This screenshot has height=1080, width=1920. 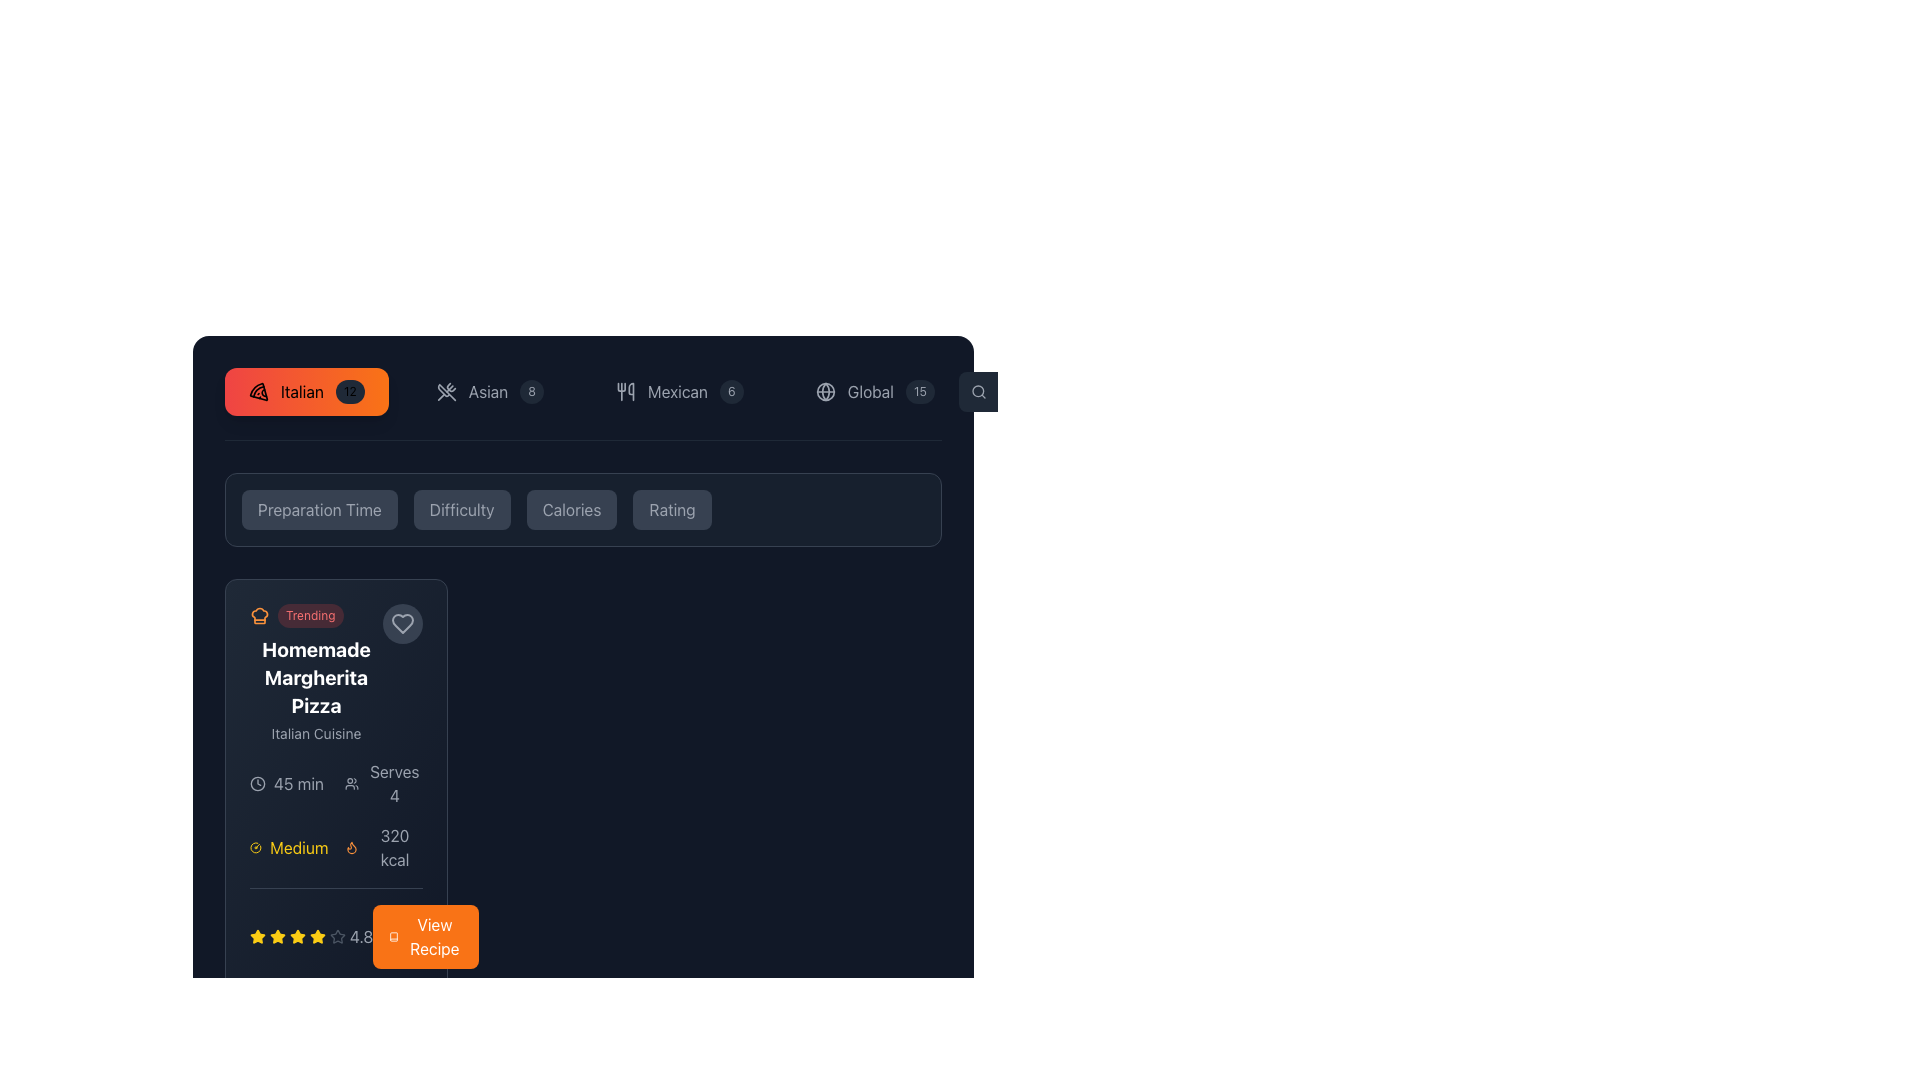 I want to click on the second star icon in the rating system, which is a yellow star with a black outline, so click(x=316, y=936).